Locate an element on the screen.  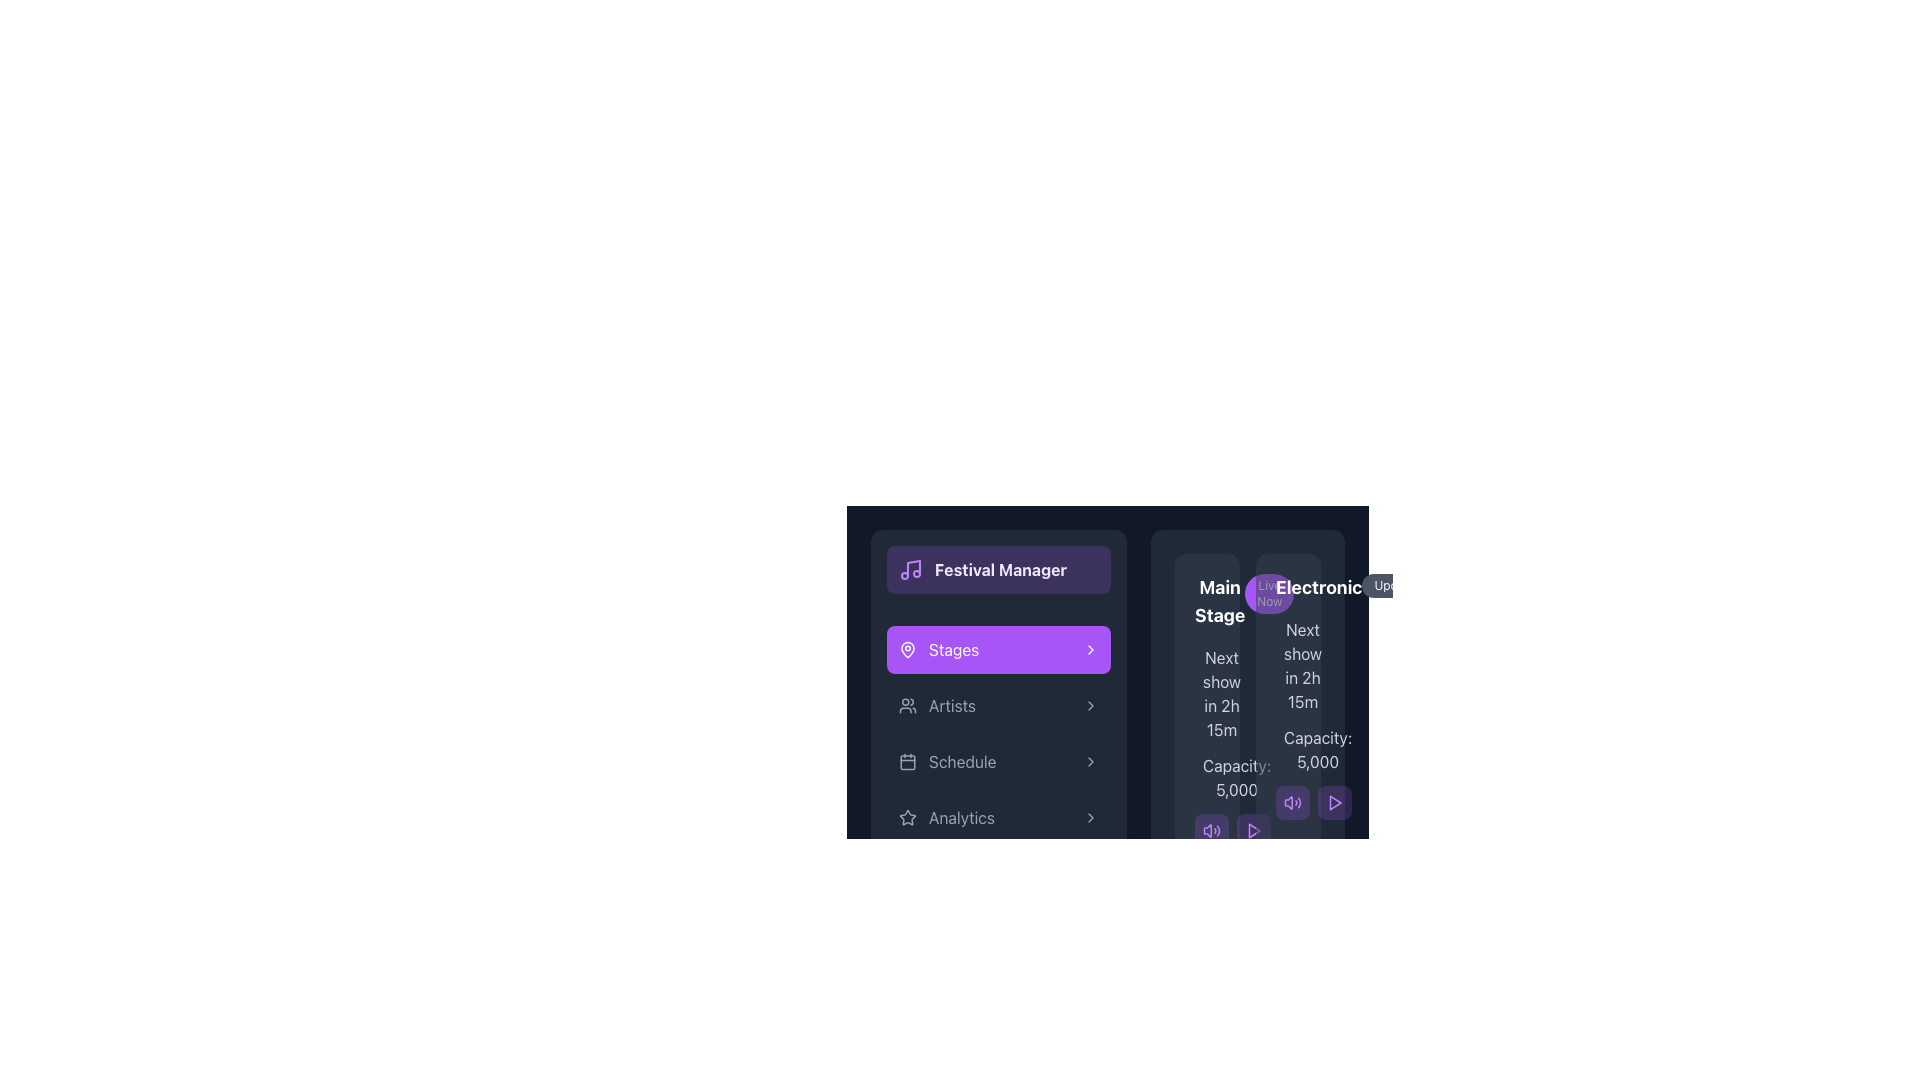
the audio control icon located within a rounded rectangular button at the bottom right of the 'Electronic' stage card to interact with the audio settings is located at coordinates (1210, 830).